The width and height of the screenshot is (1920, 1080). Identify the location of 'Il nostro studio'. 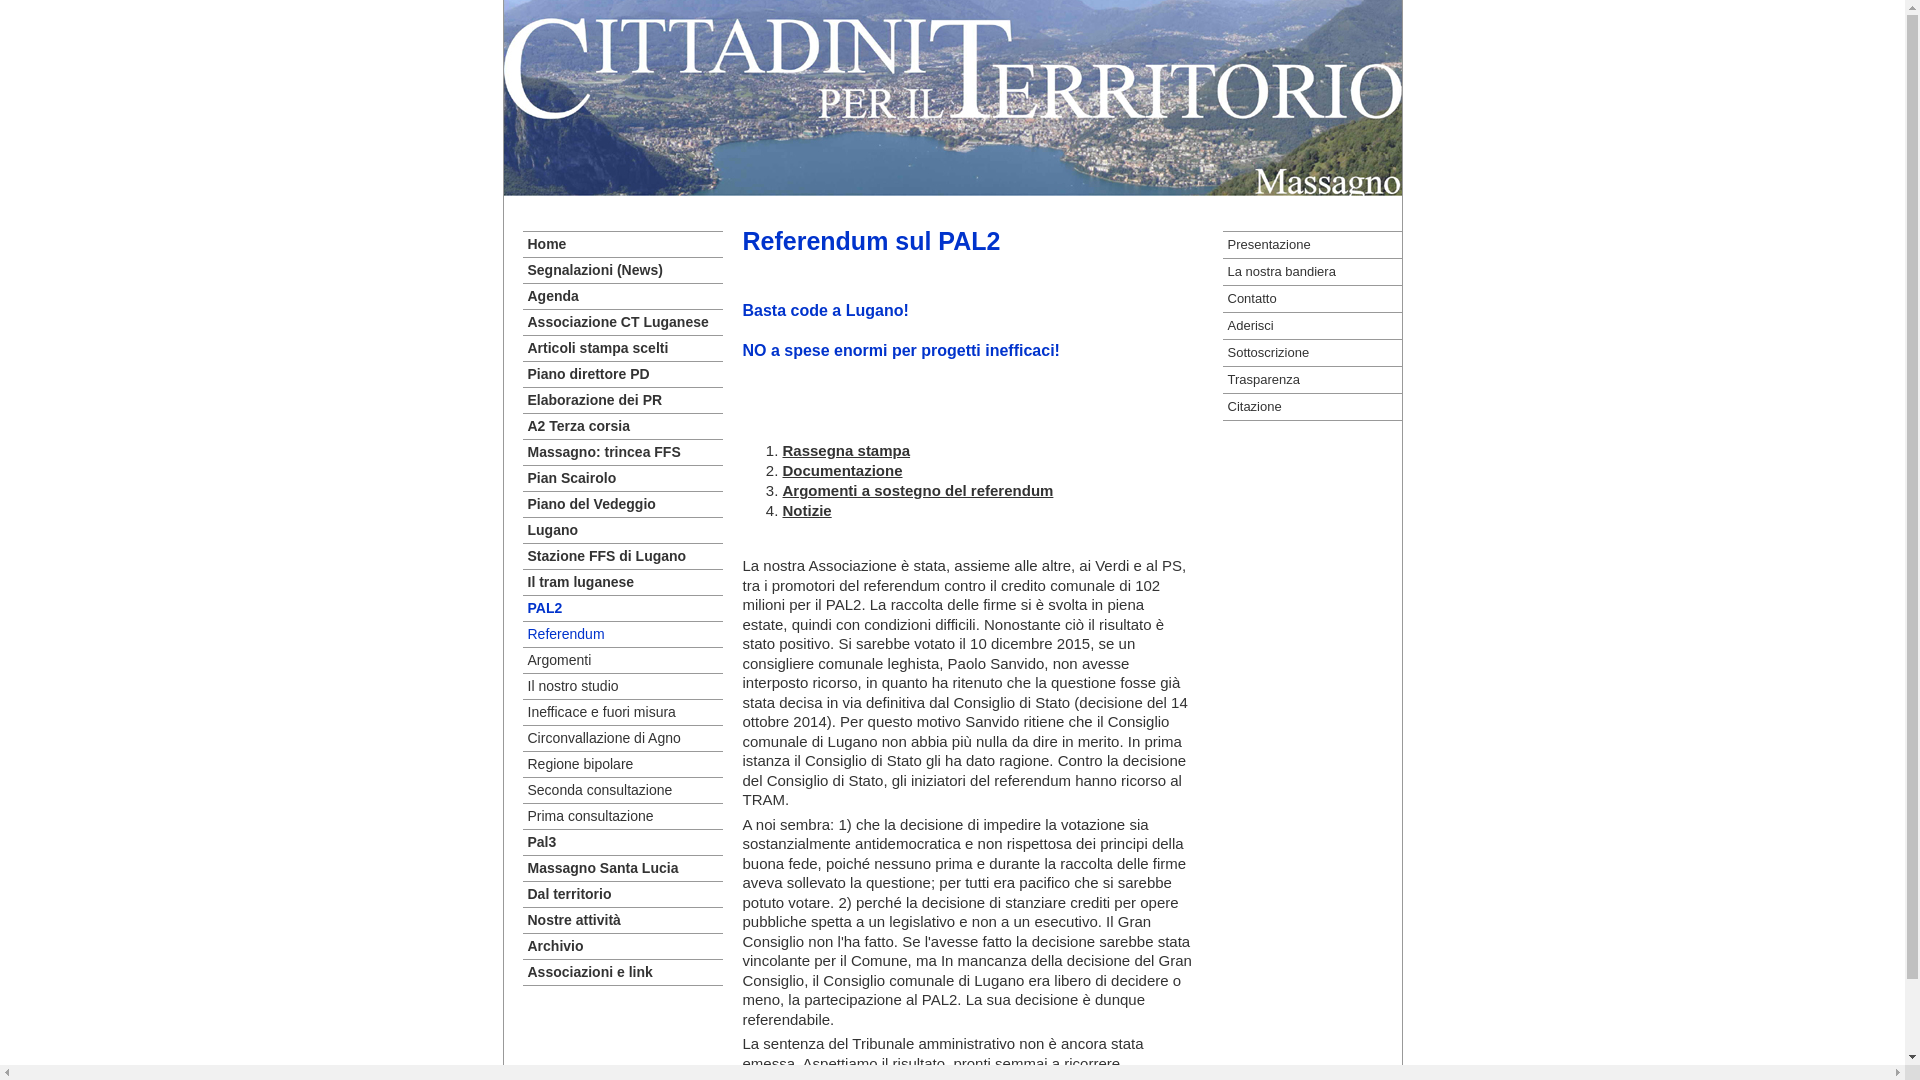
(621, 685).